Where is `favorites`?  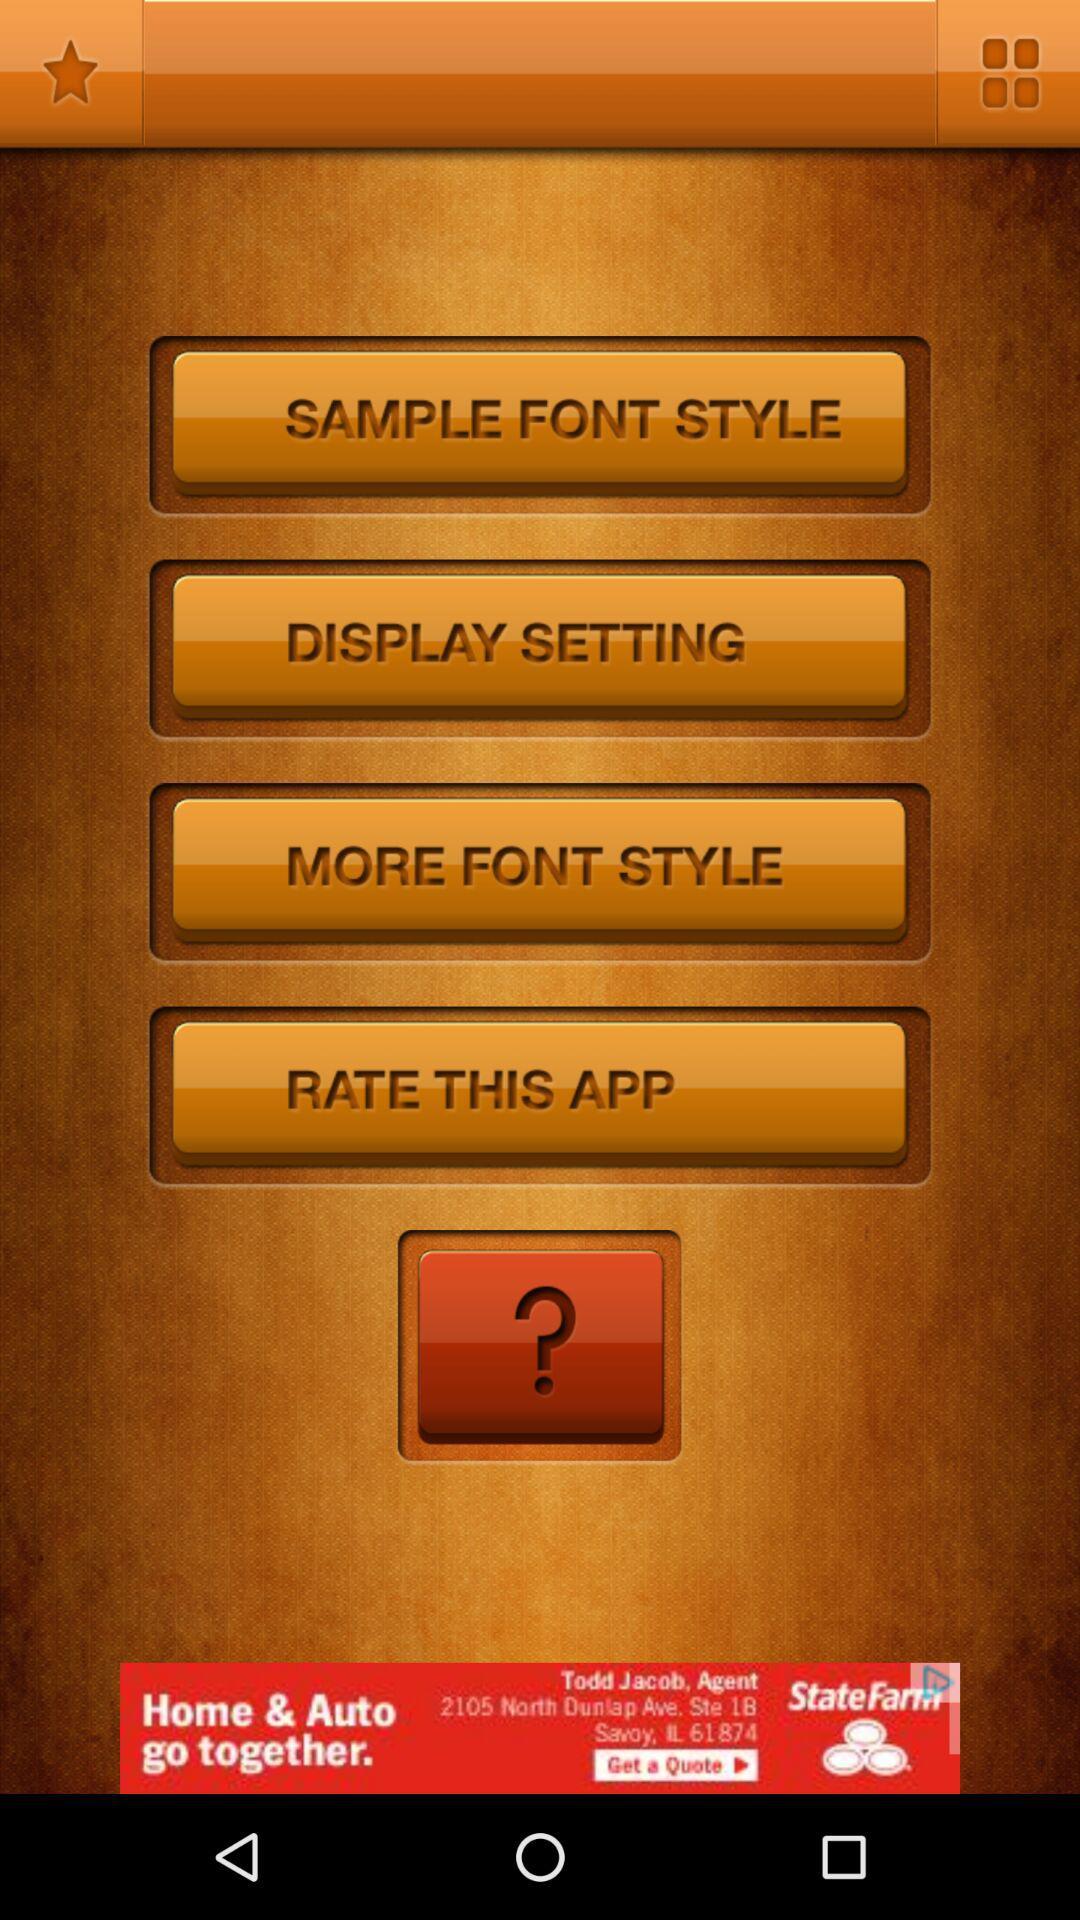 favorites is located at coordinates (71, 72).